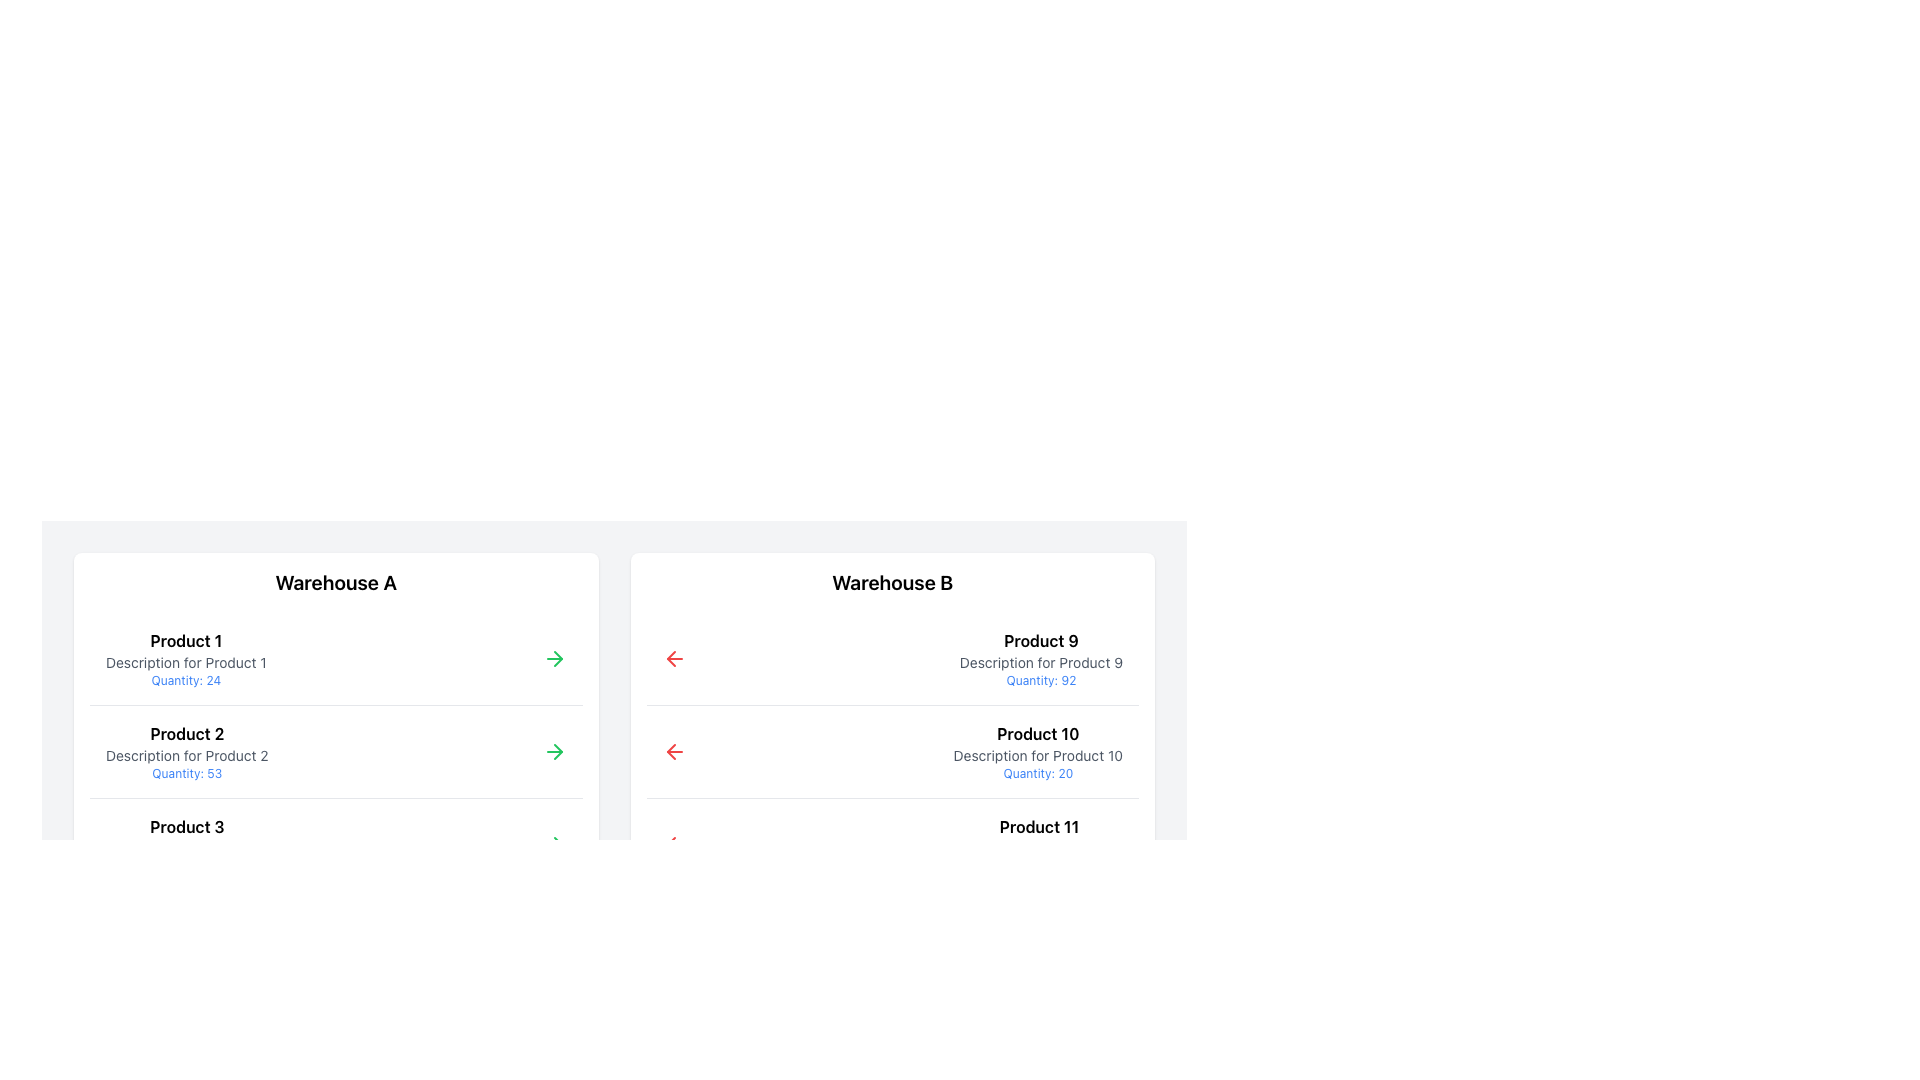  Describe the element at coordinates (187, 844) in the screenshot. I see `the list item displaying 'Product 3' with additional information and quantity details under the 'Warehouse A' section` at that location.